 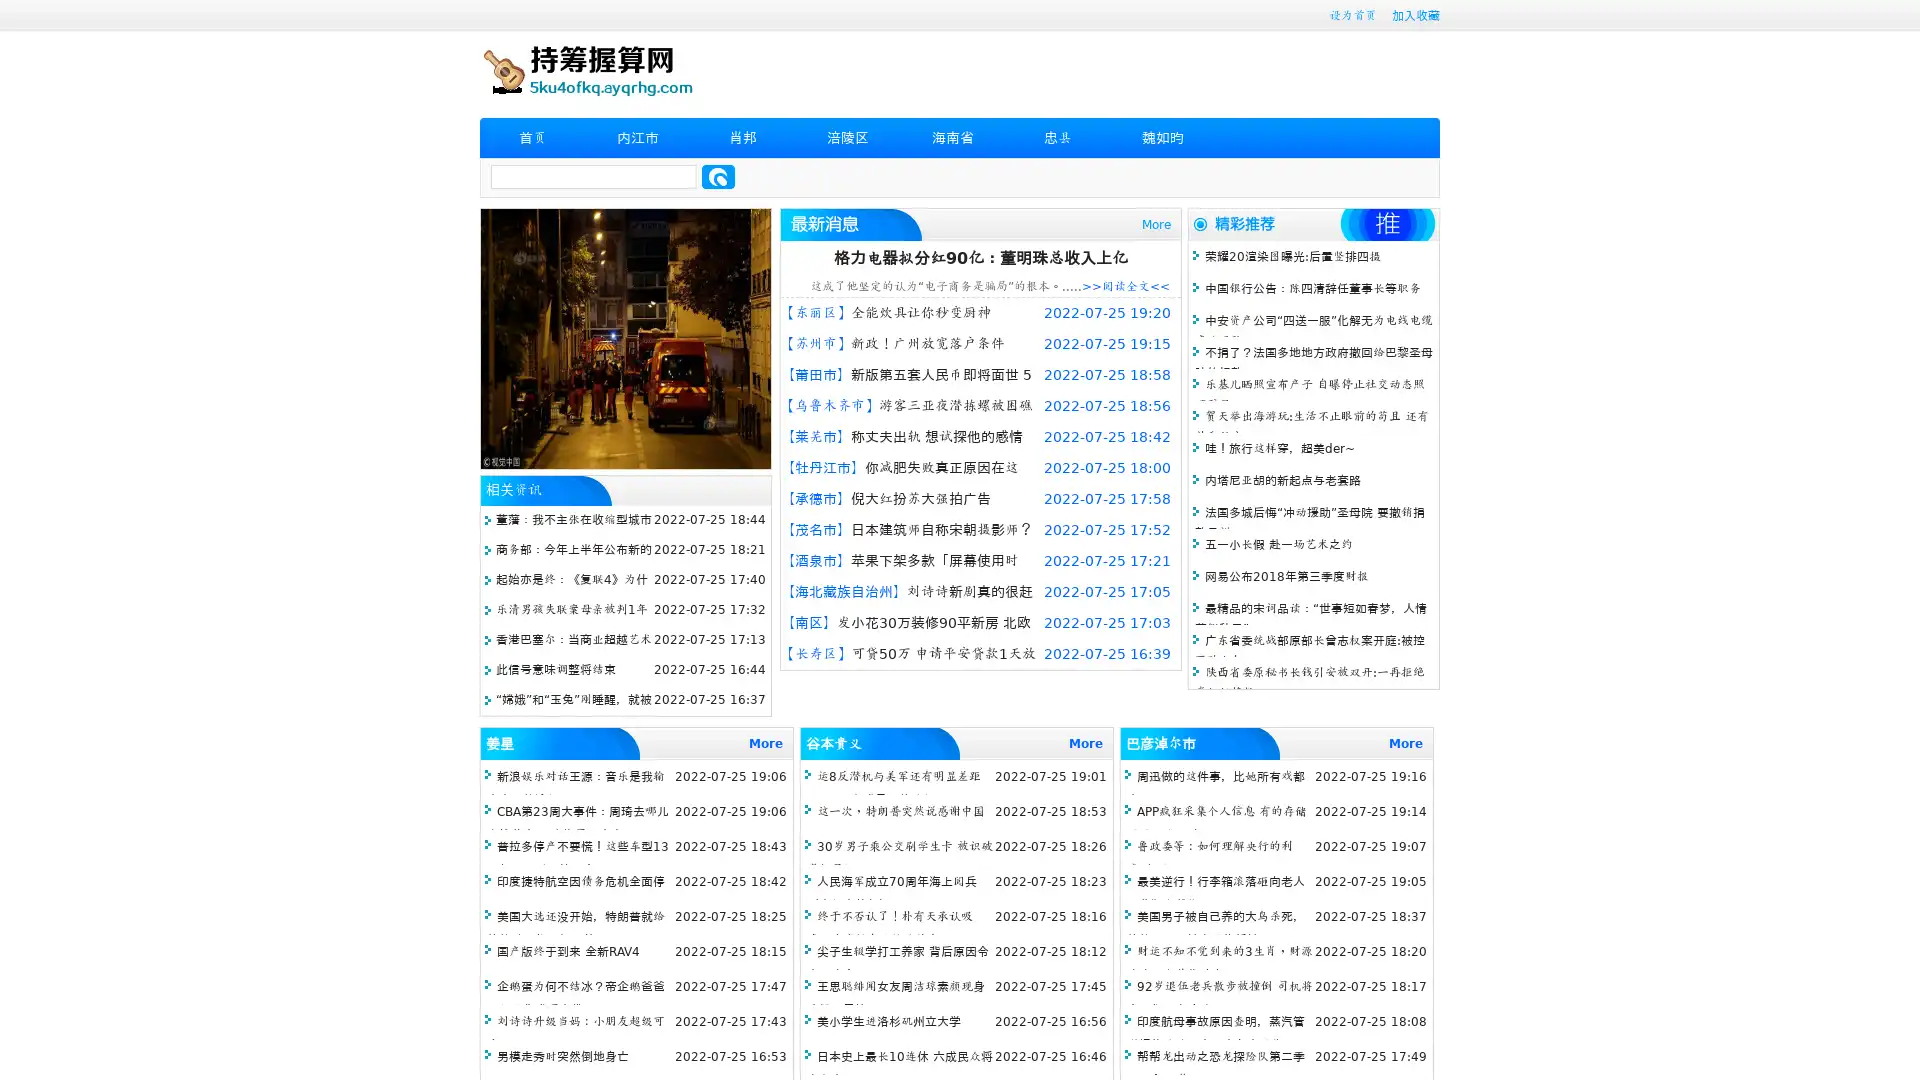 What do you see at coordinates (718, 176) in the screenshot?
I see `Search` at bounding box center [718, 176].